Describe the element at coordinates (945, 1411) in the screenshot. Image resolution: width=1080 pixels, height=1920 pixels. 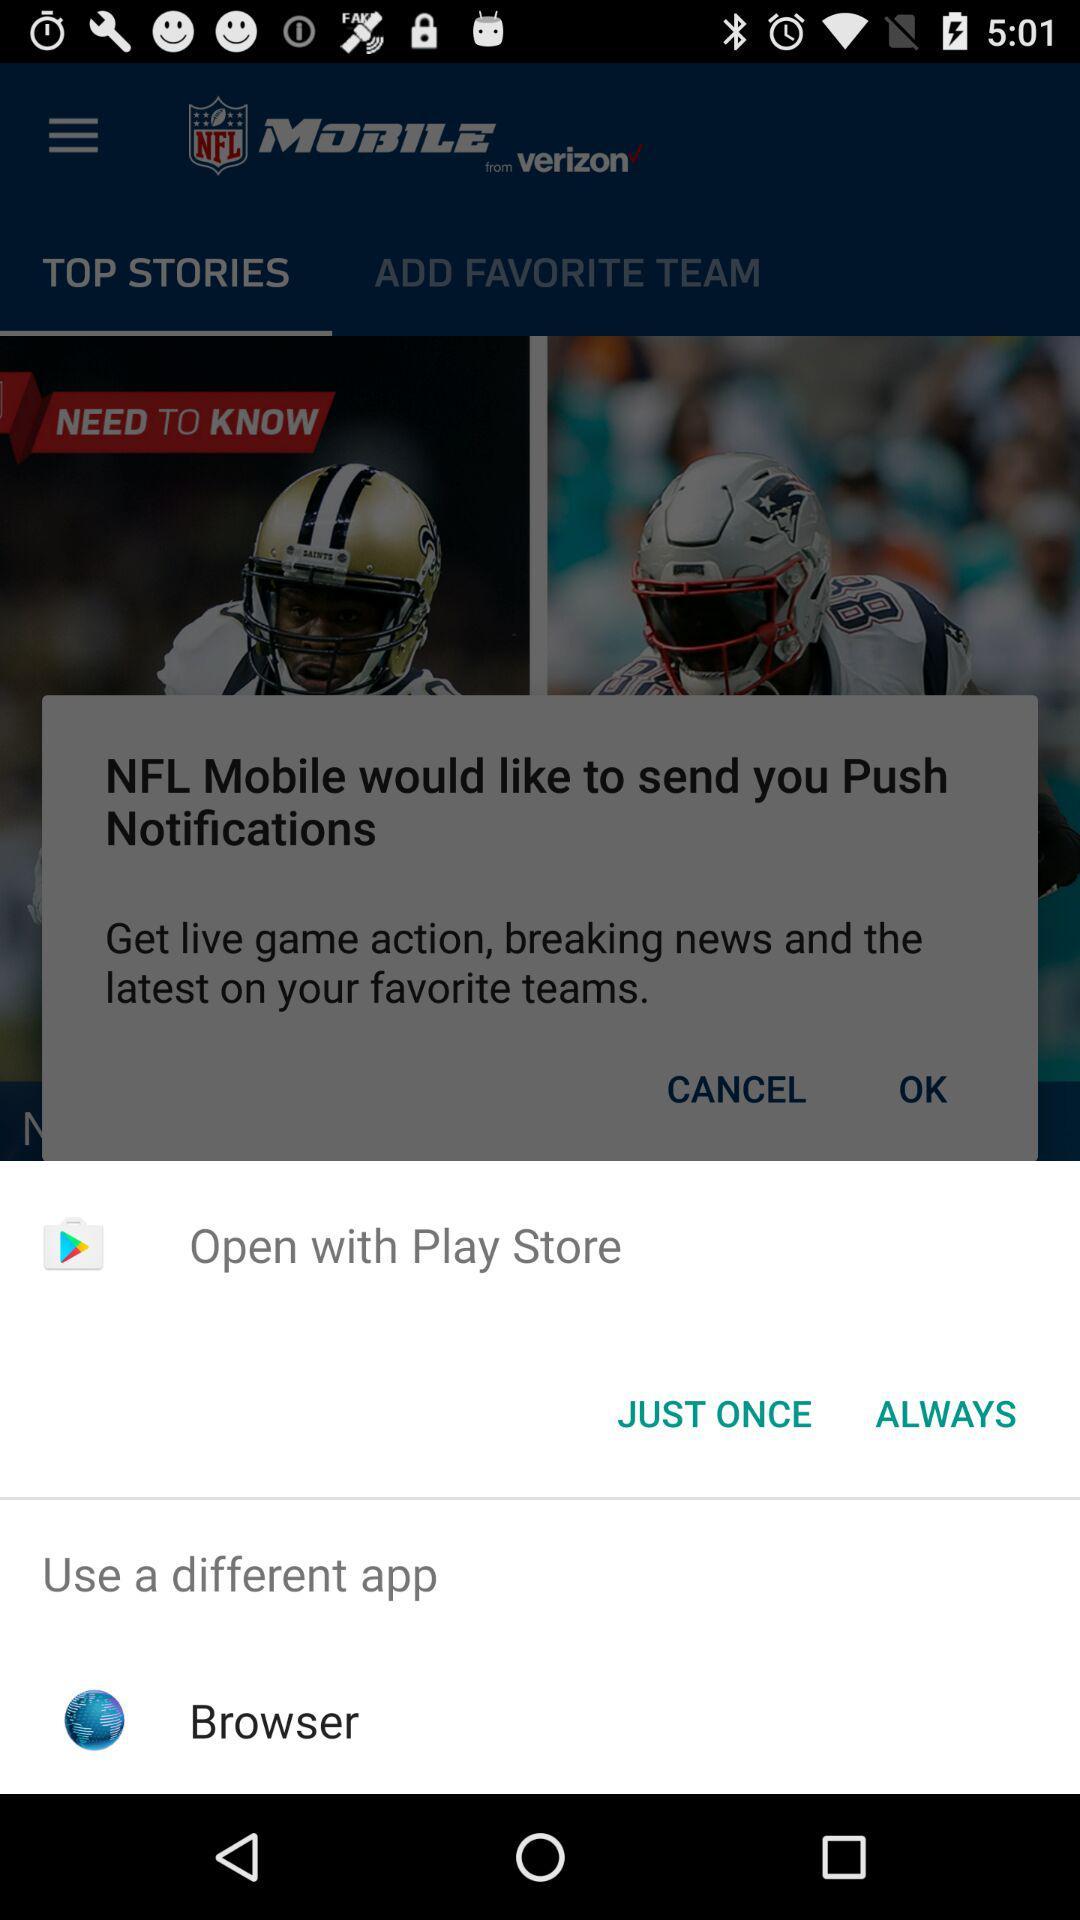
I see `the always icon` at that location.